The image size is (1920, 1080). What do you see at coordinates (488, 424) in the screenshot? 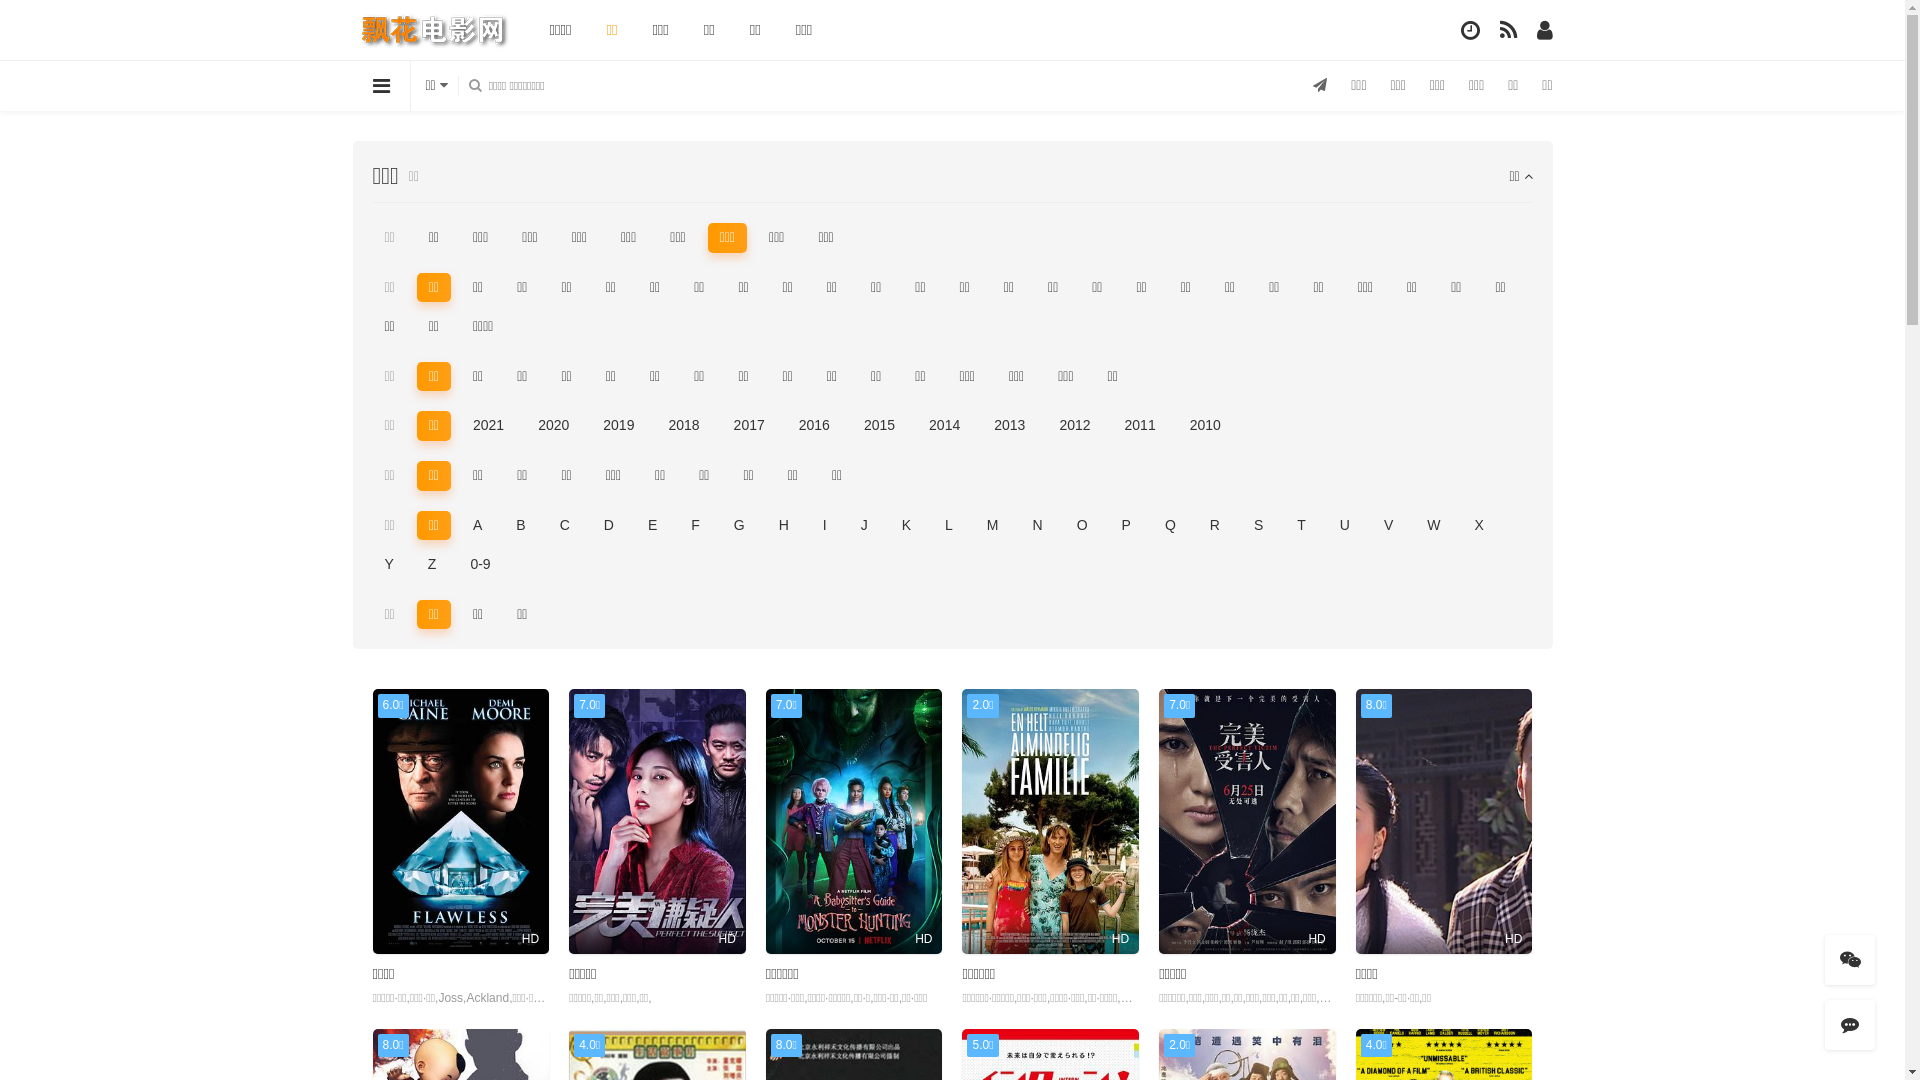
I see `'2021'` at bounding box center [488, 424].